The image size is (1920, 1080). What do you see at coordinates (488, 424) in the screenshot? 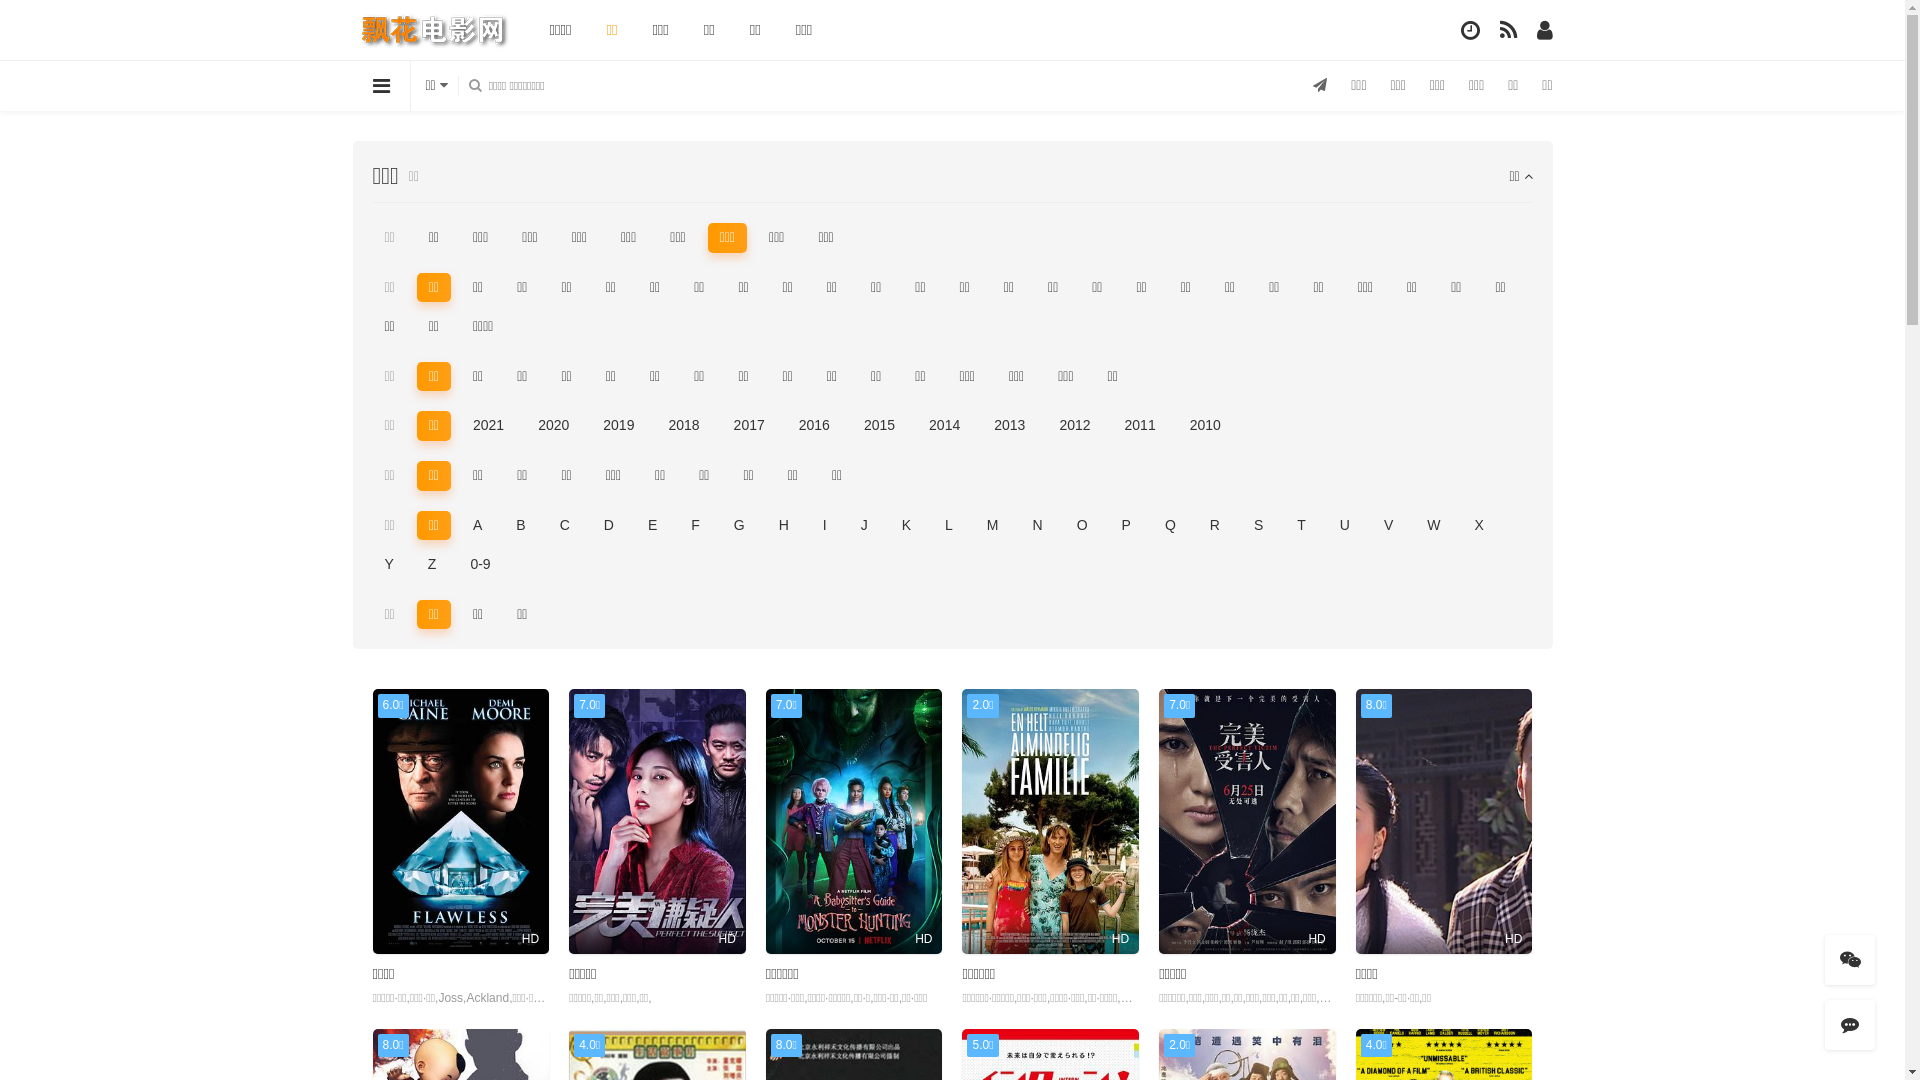
I see `'2021'` at bounding box center [488, 424].